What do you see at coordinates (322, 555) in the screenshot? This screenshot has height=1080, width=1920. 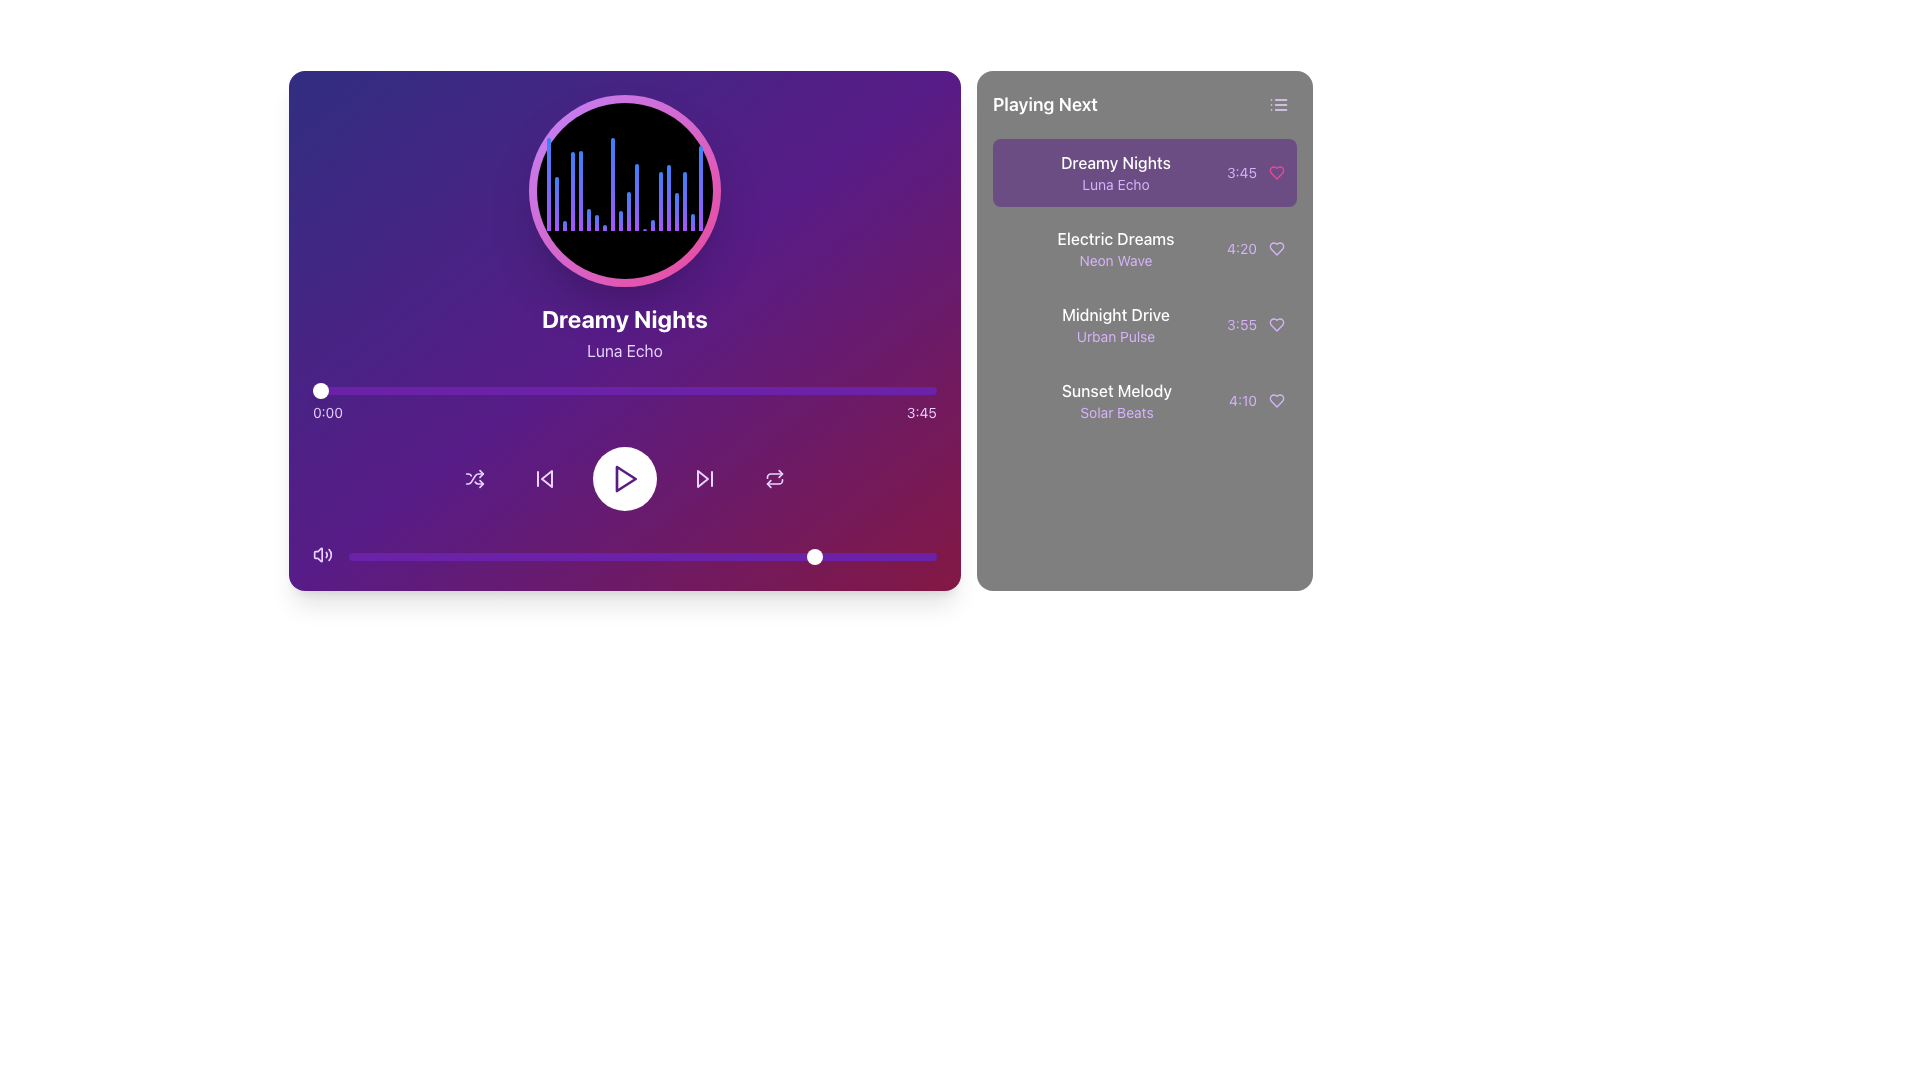 I see `the sound toggle button, which is a purple icon resembling a speaker with sound waves located in the bottom-left corner of the main card component` at bounding box center [322, 555].